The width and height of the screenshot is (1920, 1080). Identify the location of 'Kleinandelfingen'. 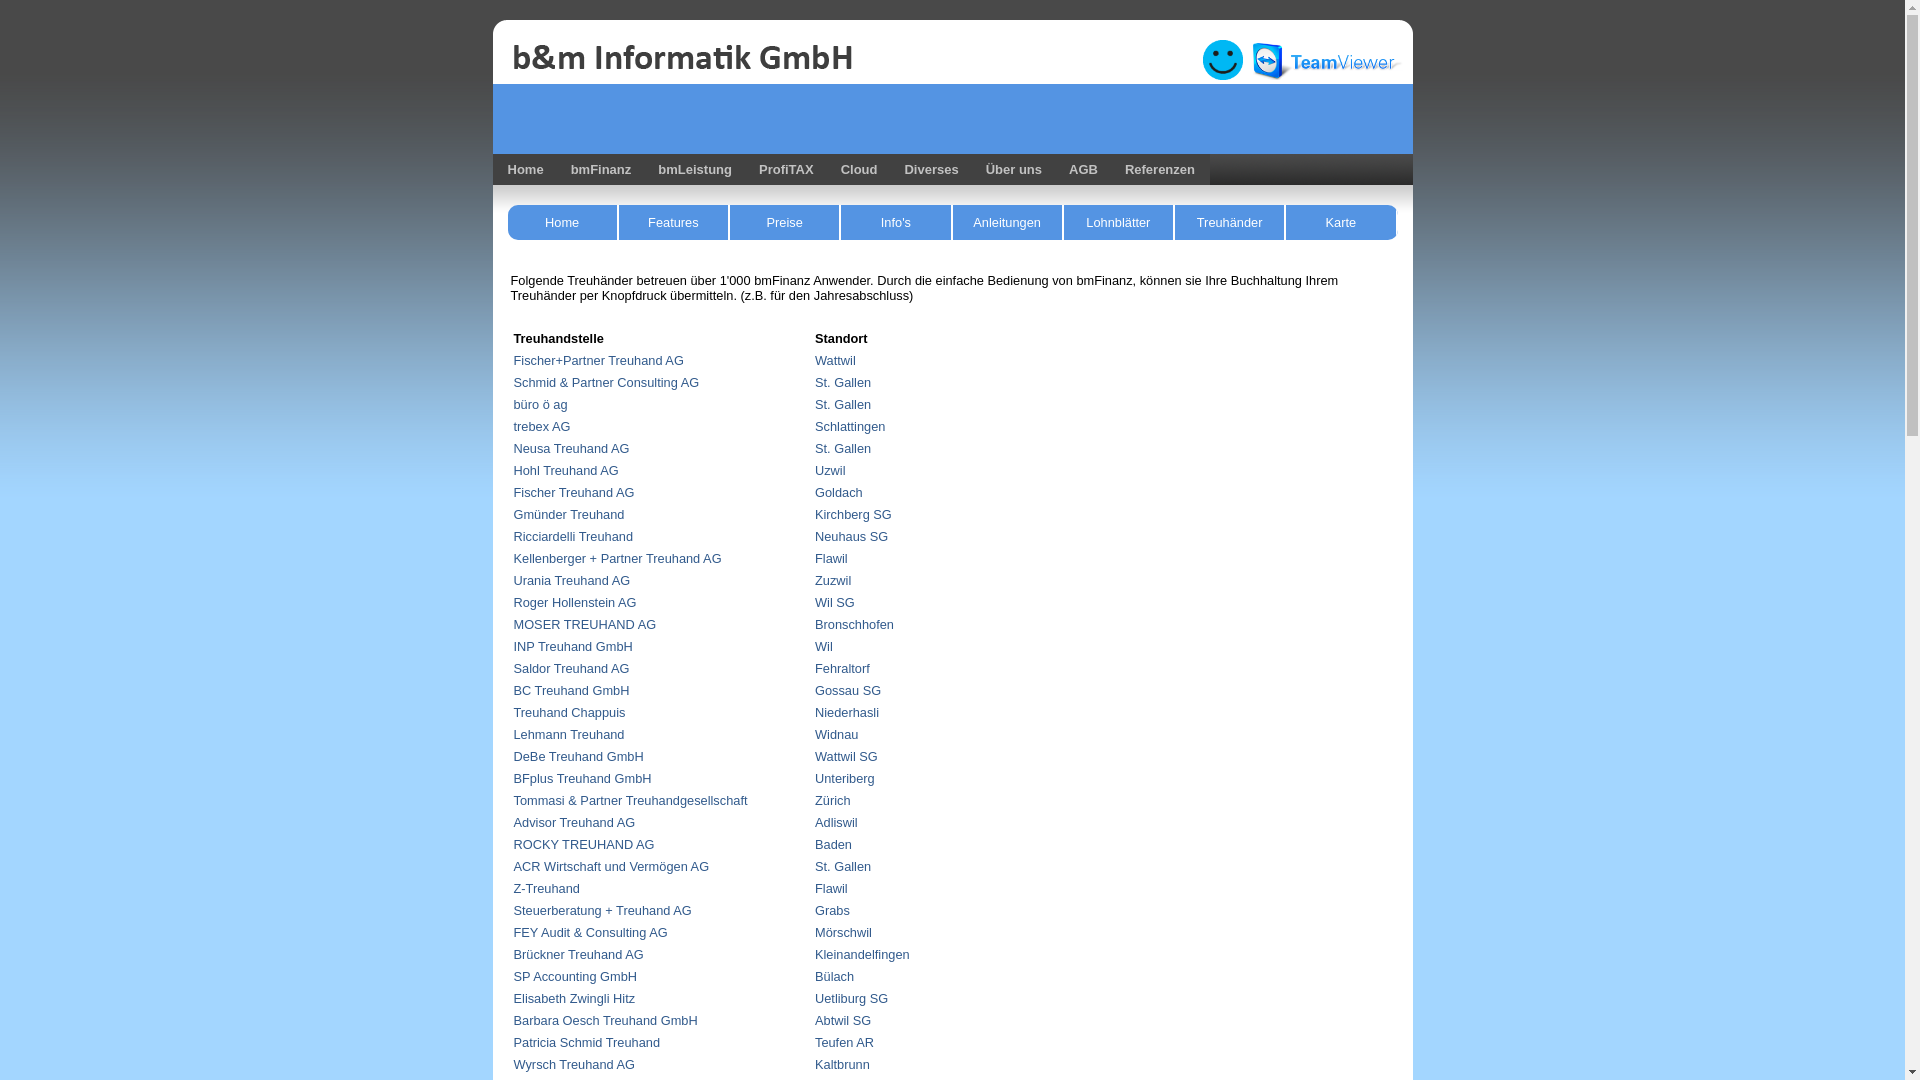
(862, 953).